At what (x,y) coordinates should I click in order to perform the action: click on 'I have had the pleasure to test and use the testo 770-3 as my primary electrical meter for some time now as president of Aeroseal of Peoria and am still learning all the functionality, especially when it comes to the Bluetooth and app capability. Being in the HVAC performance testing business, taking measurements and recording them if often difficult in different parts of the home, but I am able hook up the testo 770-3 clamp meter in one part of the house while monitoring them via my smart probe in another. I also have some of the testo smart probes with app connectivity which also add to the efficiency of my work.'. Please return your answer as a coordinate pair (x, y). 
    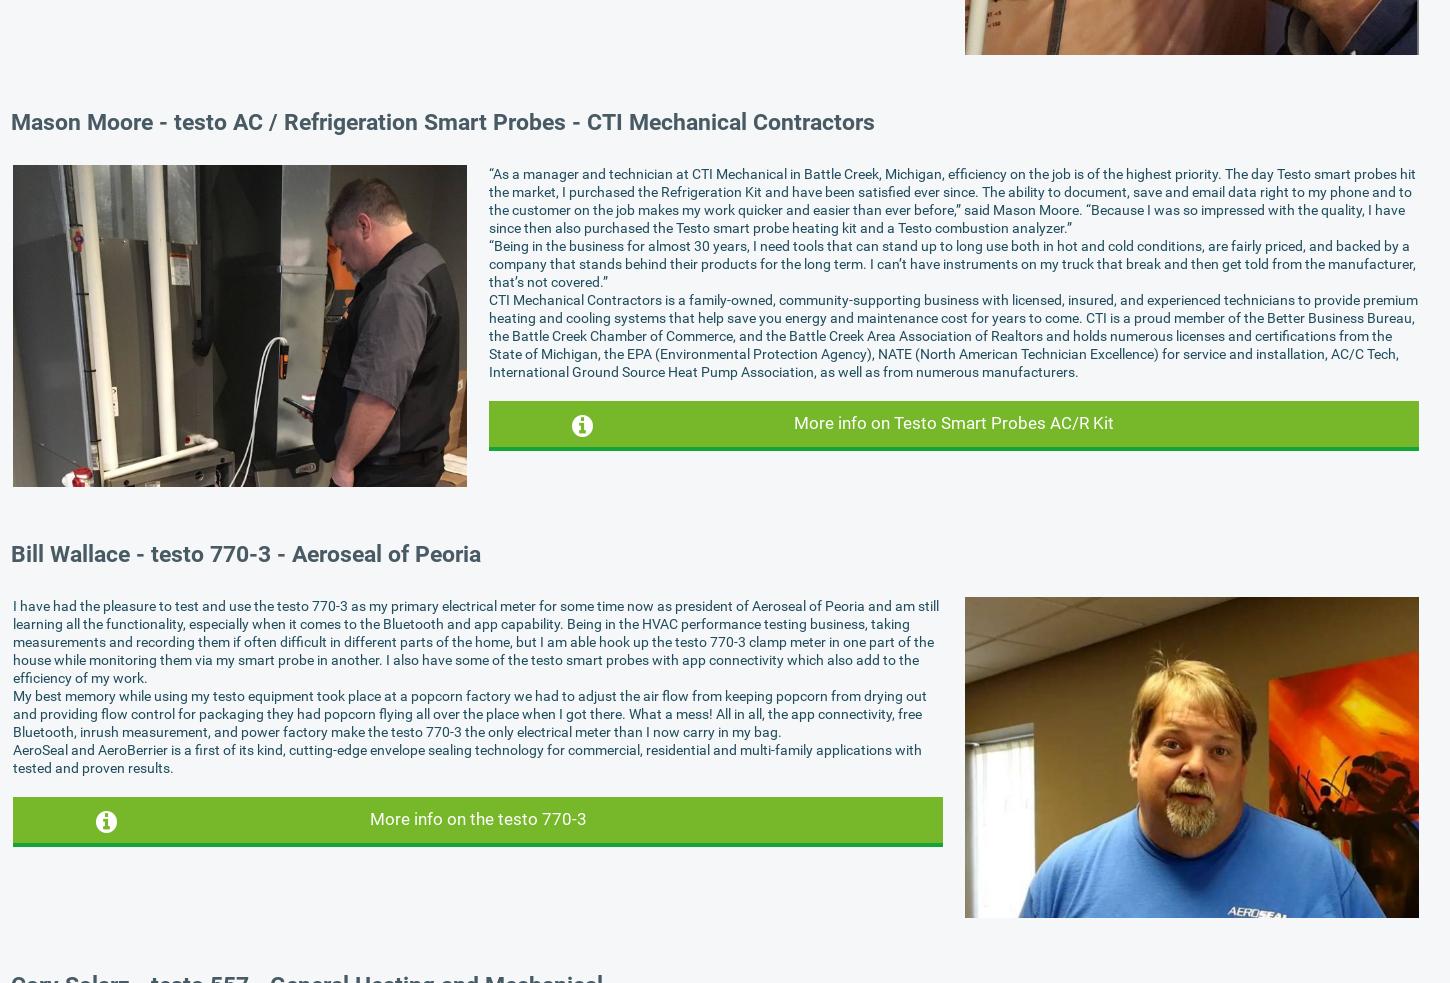
    Looking at the image, I should click on (13, 641).